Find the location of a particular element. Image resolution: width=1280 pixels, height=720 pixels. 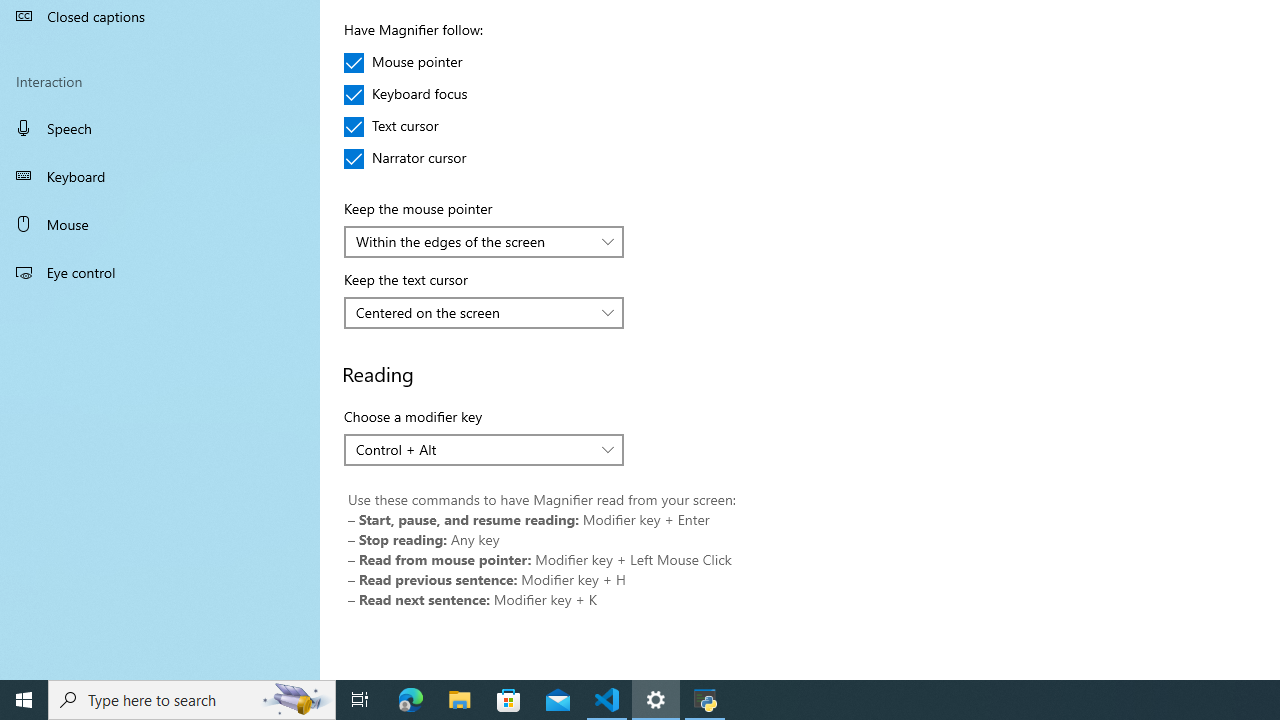

'Choose a modifier key' is located at coordinates (484, 450).